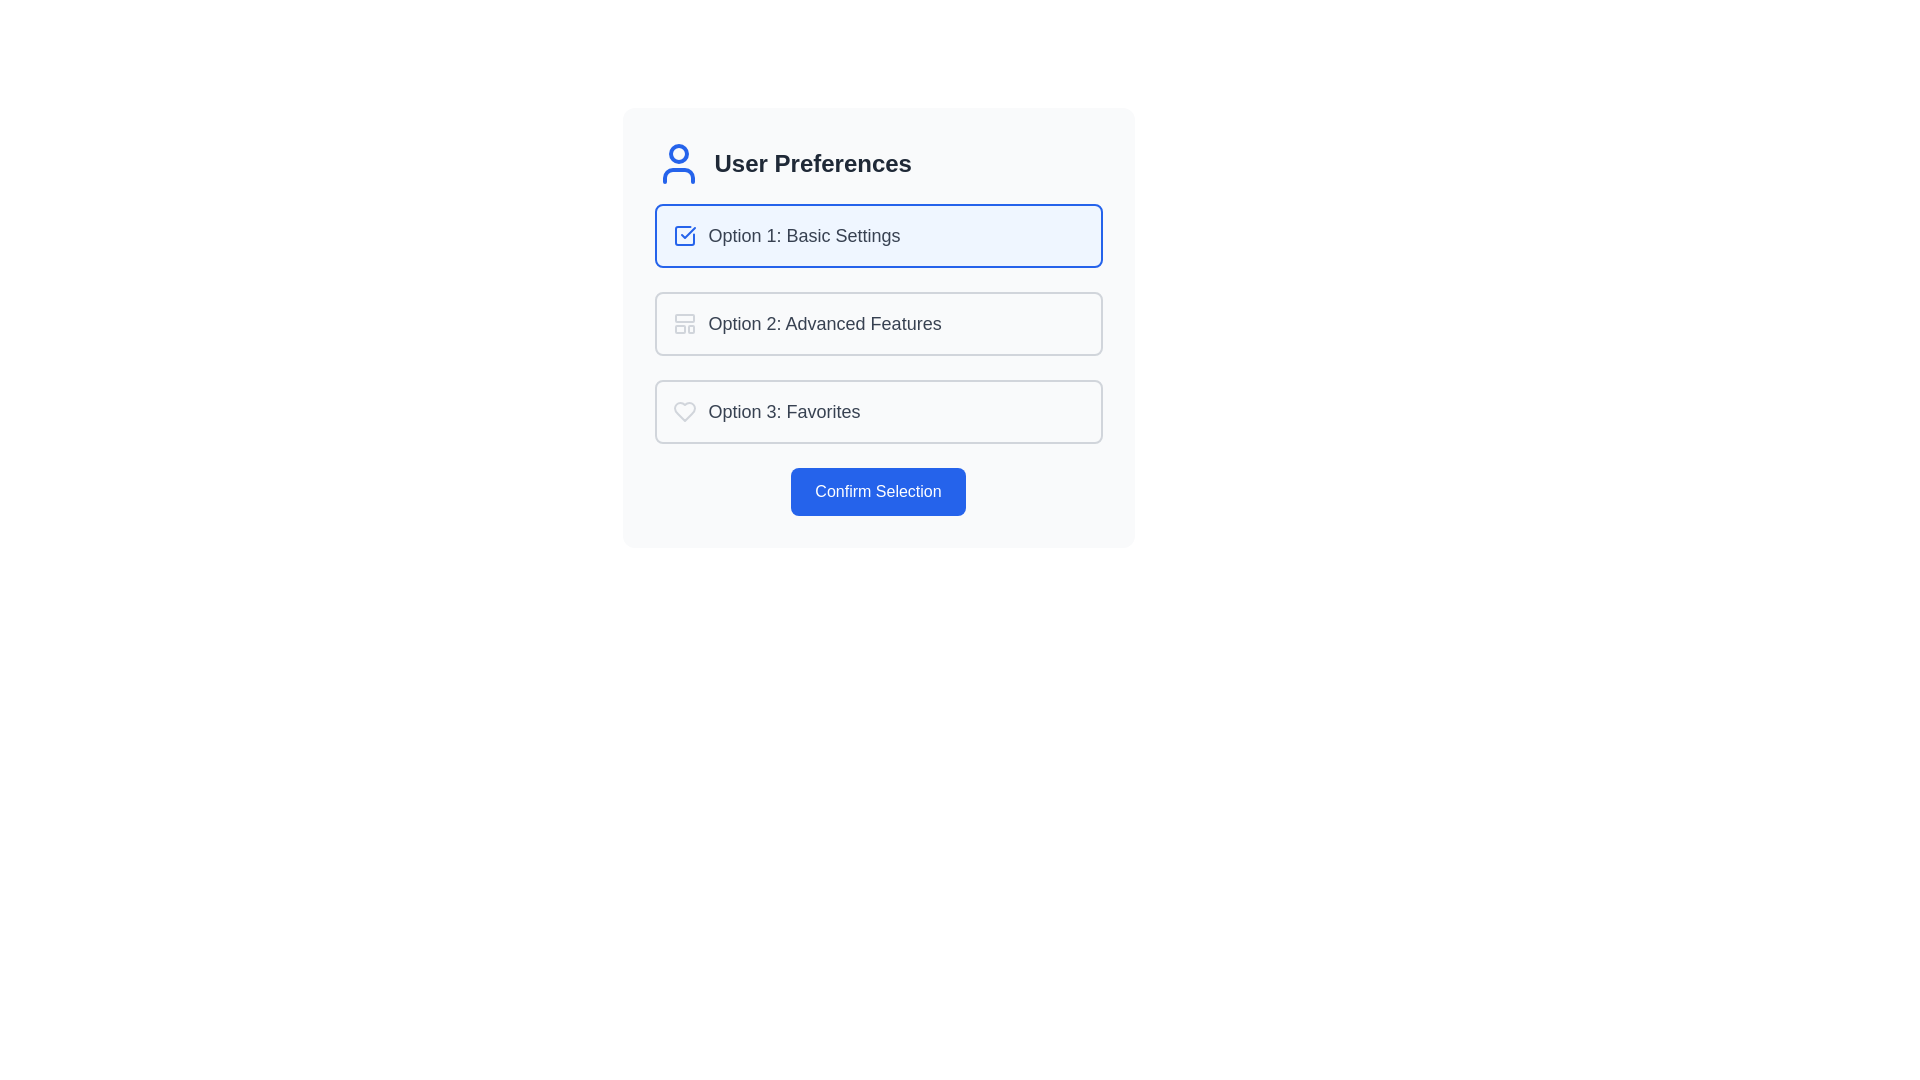 This screenshot has height=1080, width=1920. What do you see at coordinates (678, 175) in the screenshot?
I see `the appearance of the lower curved part of the human-shaped icon within the 'User Preferences' interface, located in the upper-left area of the central card` at bounding box center [678, 175].